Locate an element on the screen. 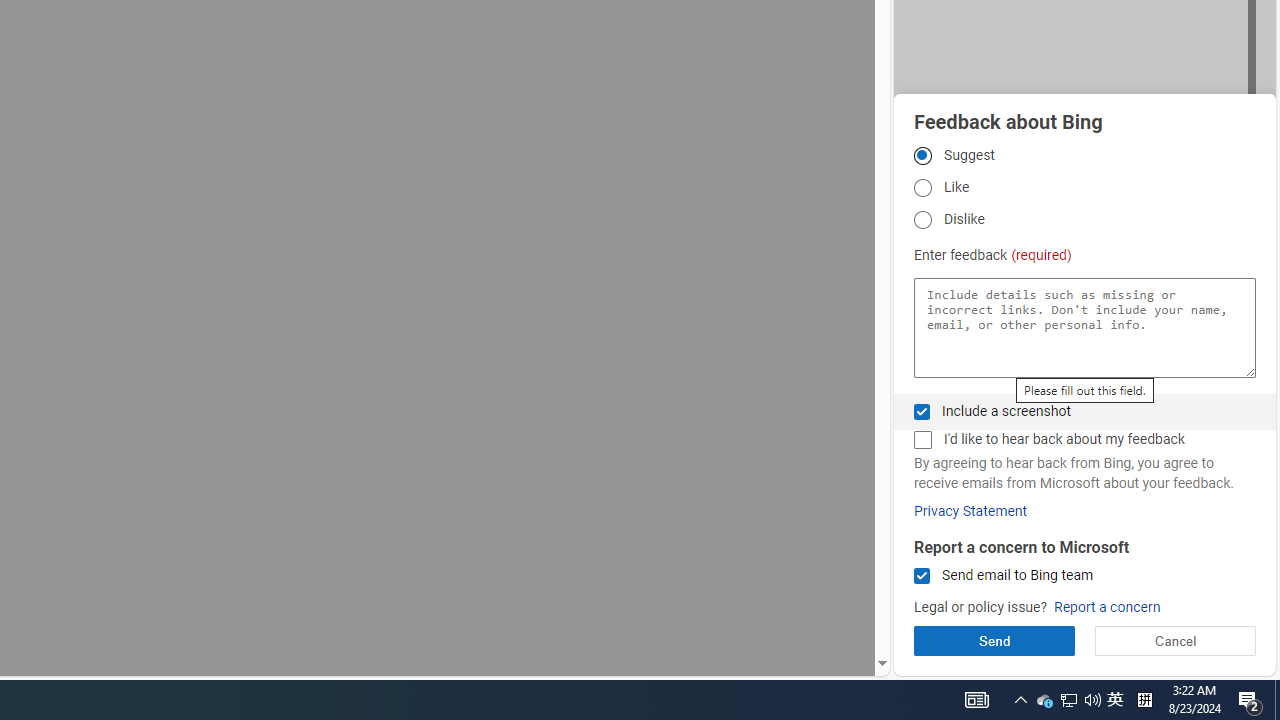  'Include a screenshot' is located at coordinates (921, 410).